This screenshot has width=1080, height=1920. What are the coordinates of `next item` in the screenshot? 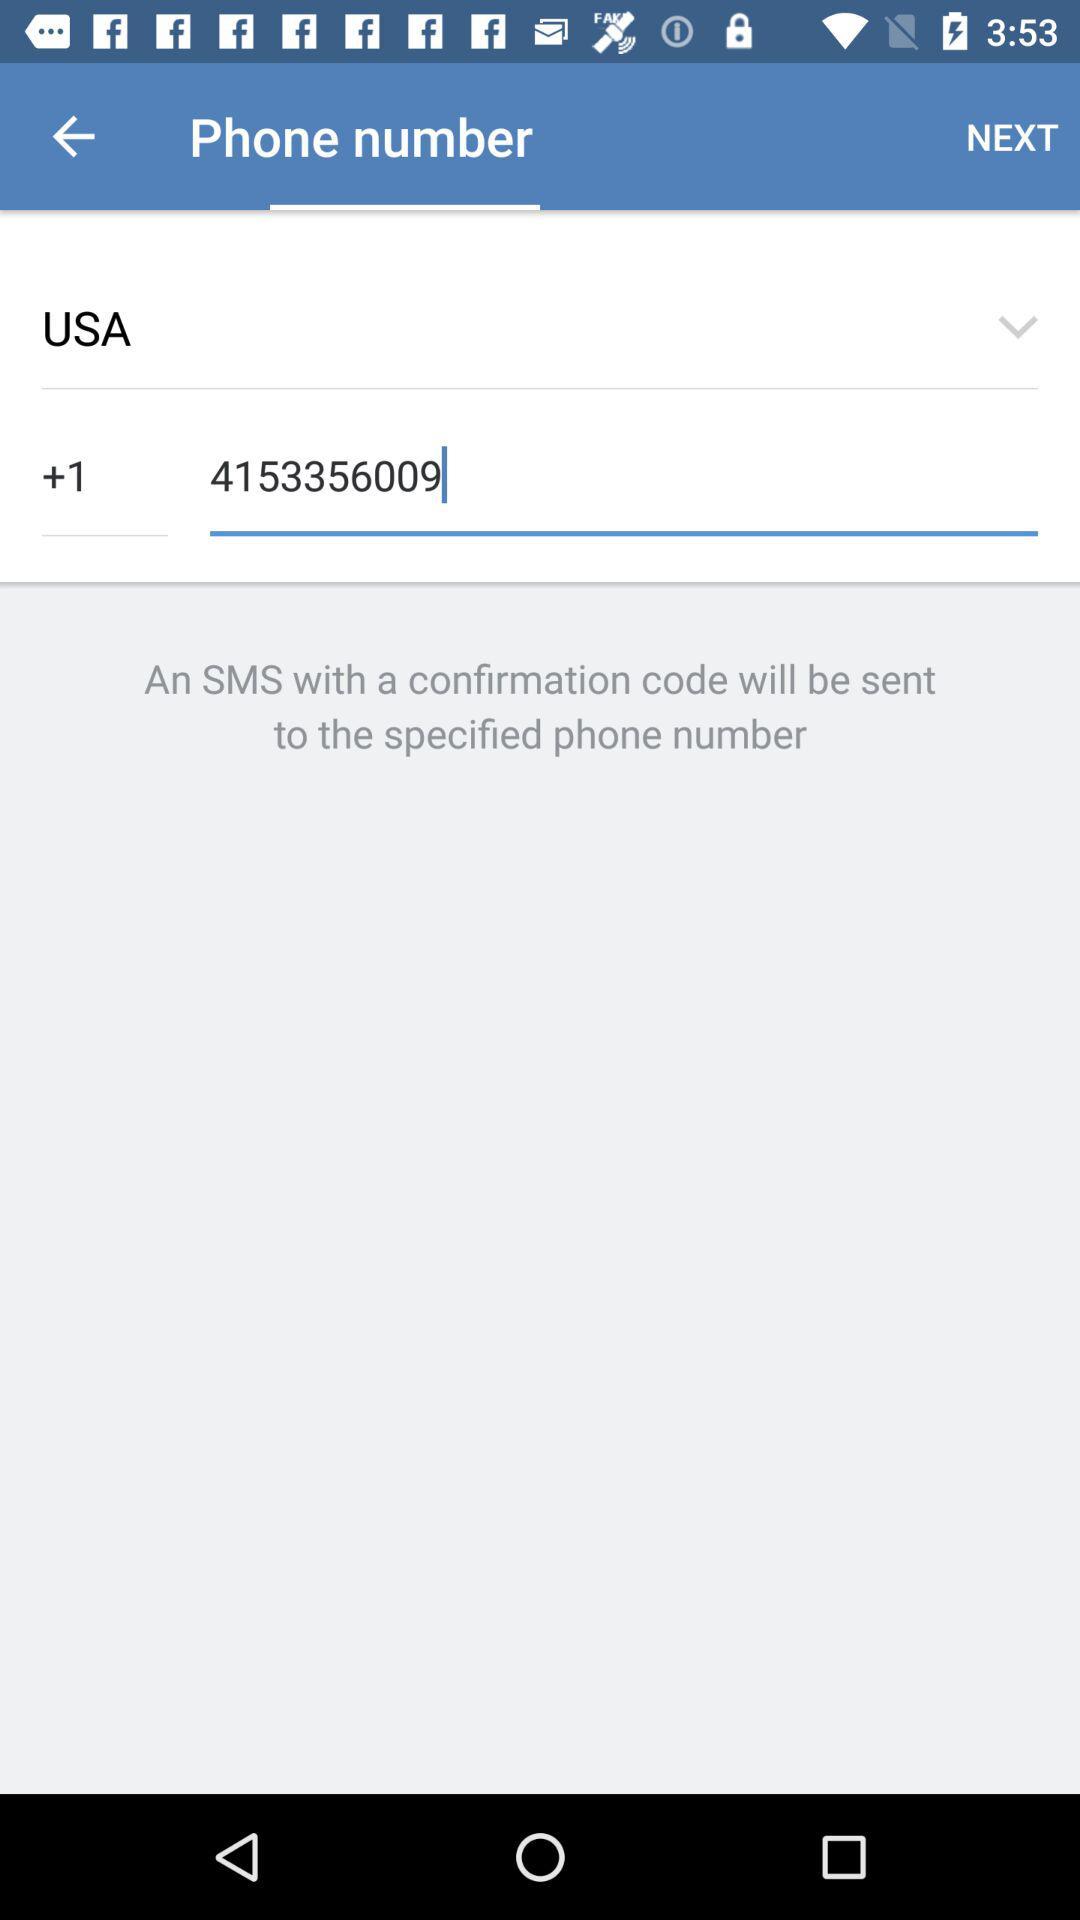 It's located at (1012, 135).